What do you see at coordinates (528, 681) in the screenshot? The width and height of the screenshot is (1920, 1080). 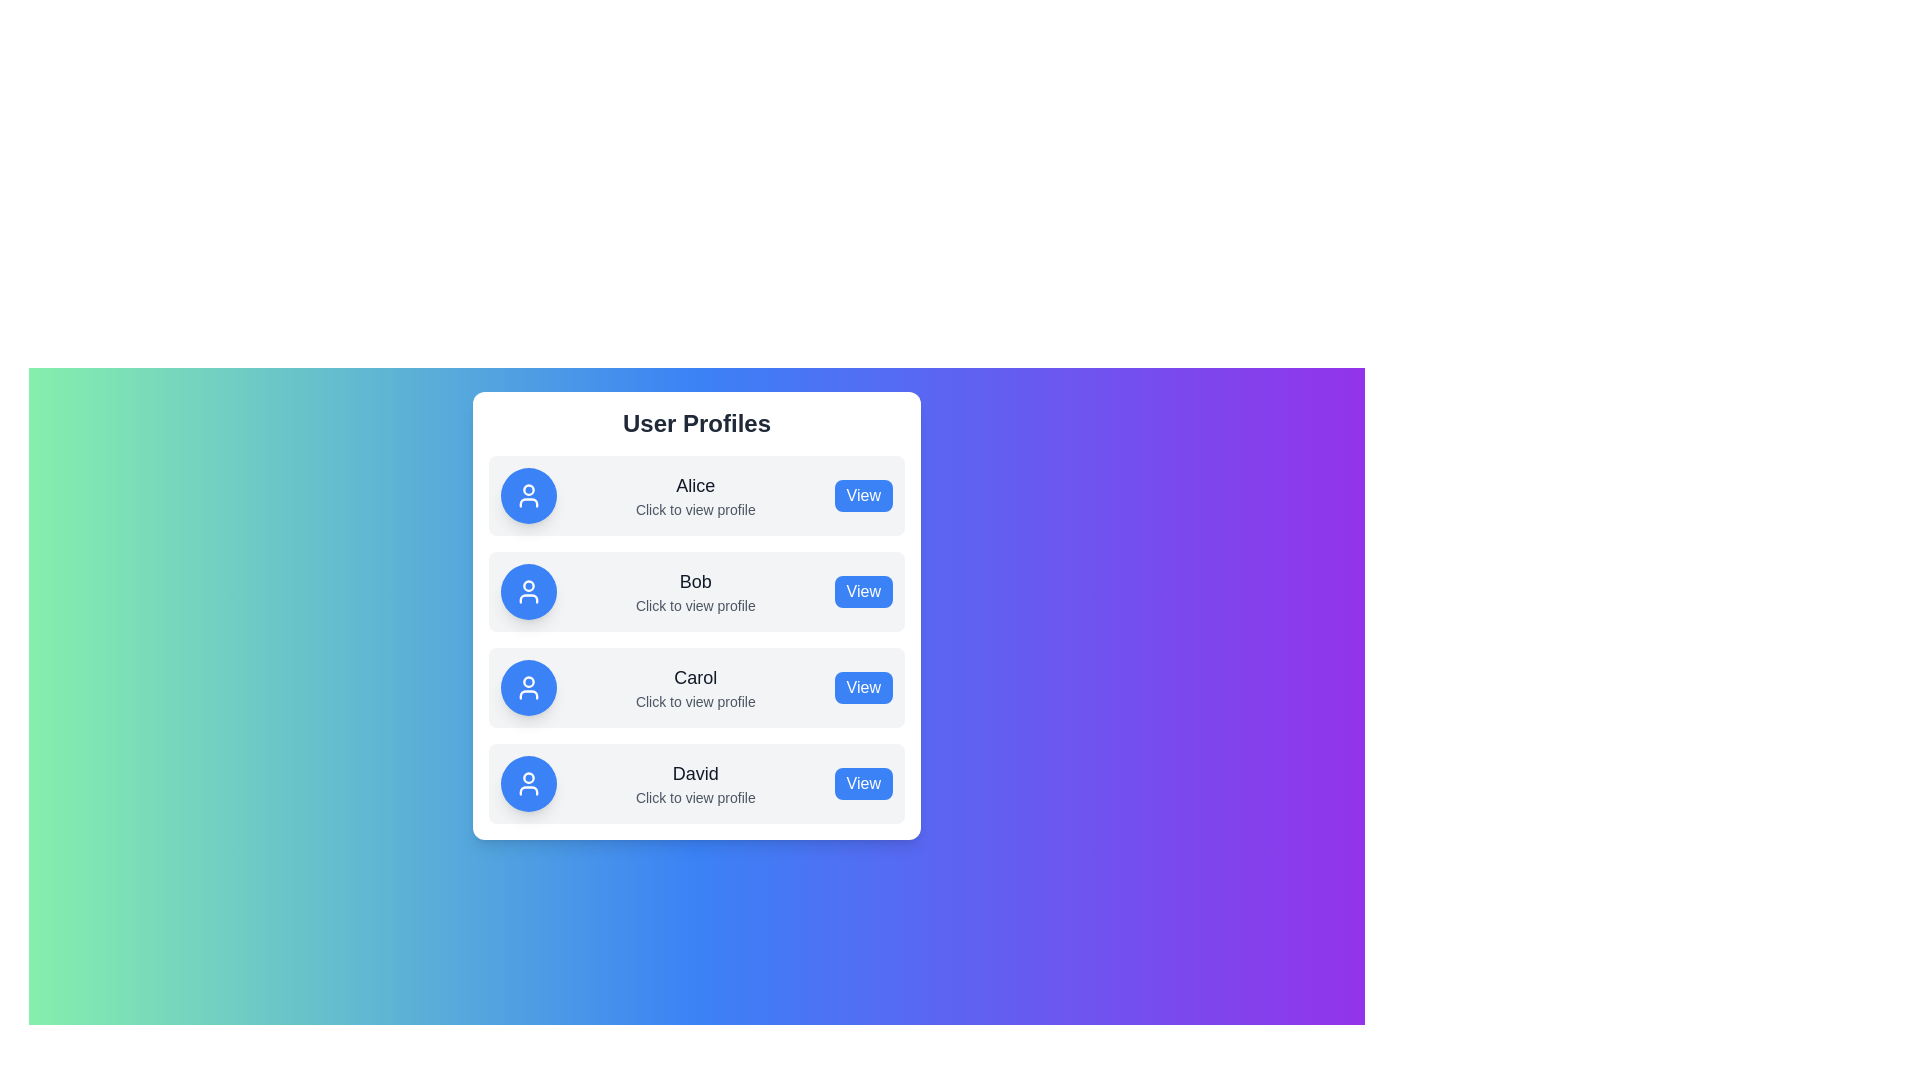 I see `the circular placeholder icon representing the profile picture of the third user, 'Carol', located within the profile card in the vertical user list` at bounding box center [528, 681].